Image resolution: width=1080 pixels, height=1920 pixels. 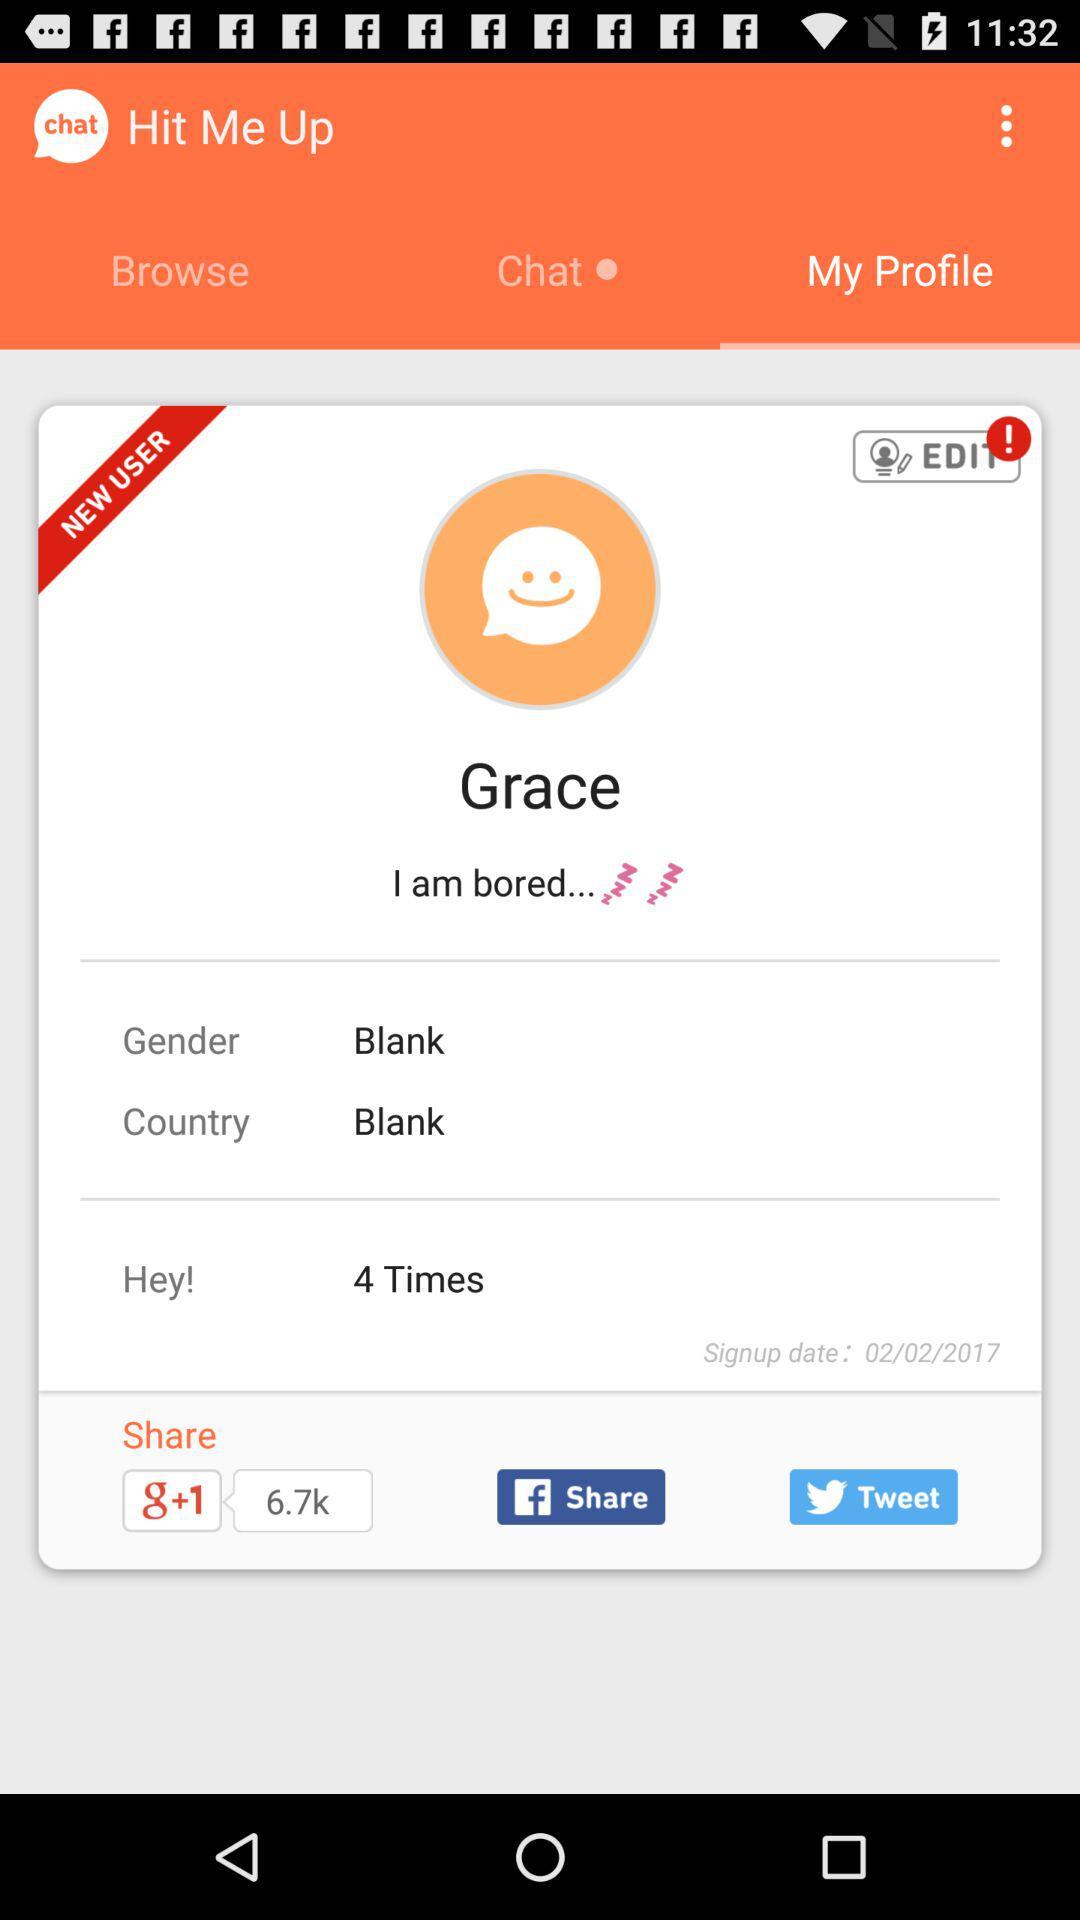 What do you see at coordinates (581, 1497) in the screenshot?
I see `share on facebook` at bounding box center [581, 1497].